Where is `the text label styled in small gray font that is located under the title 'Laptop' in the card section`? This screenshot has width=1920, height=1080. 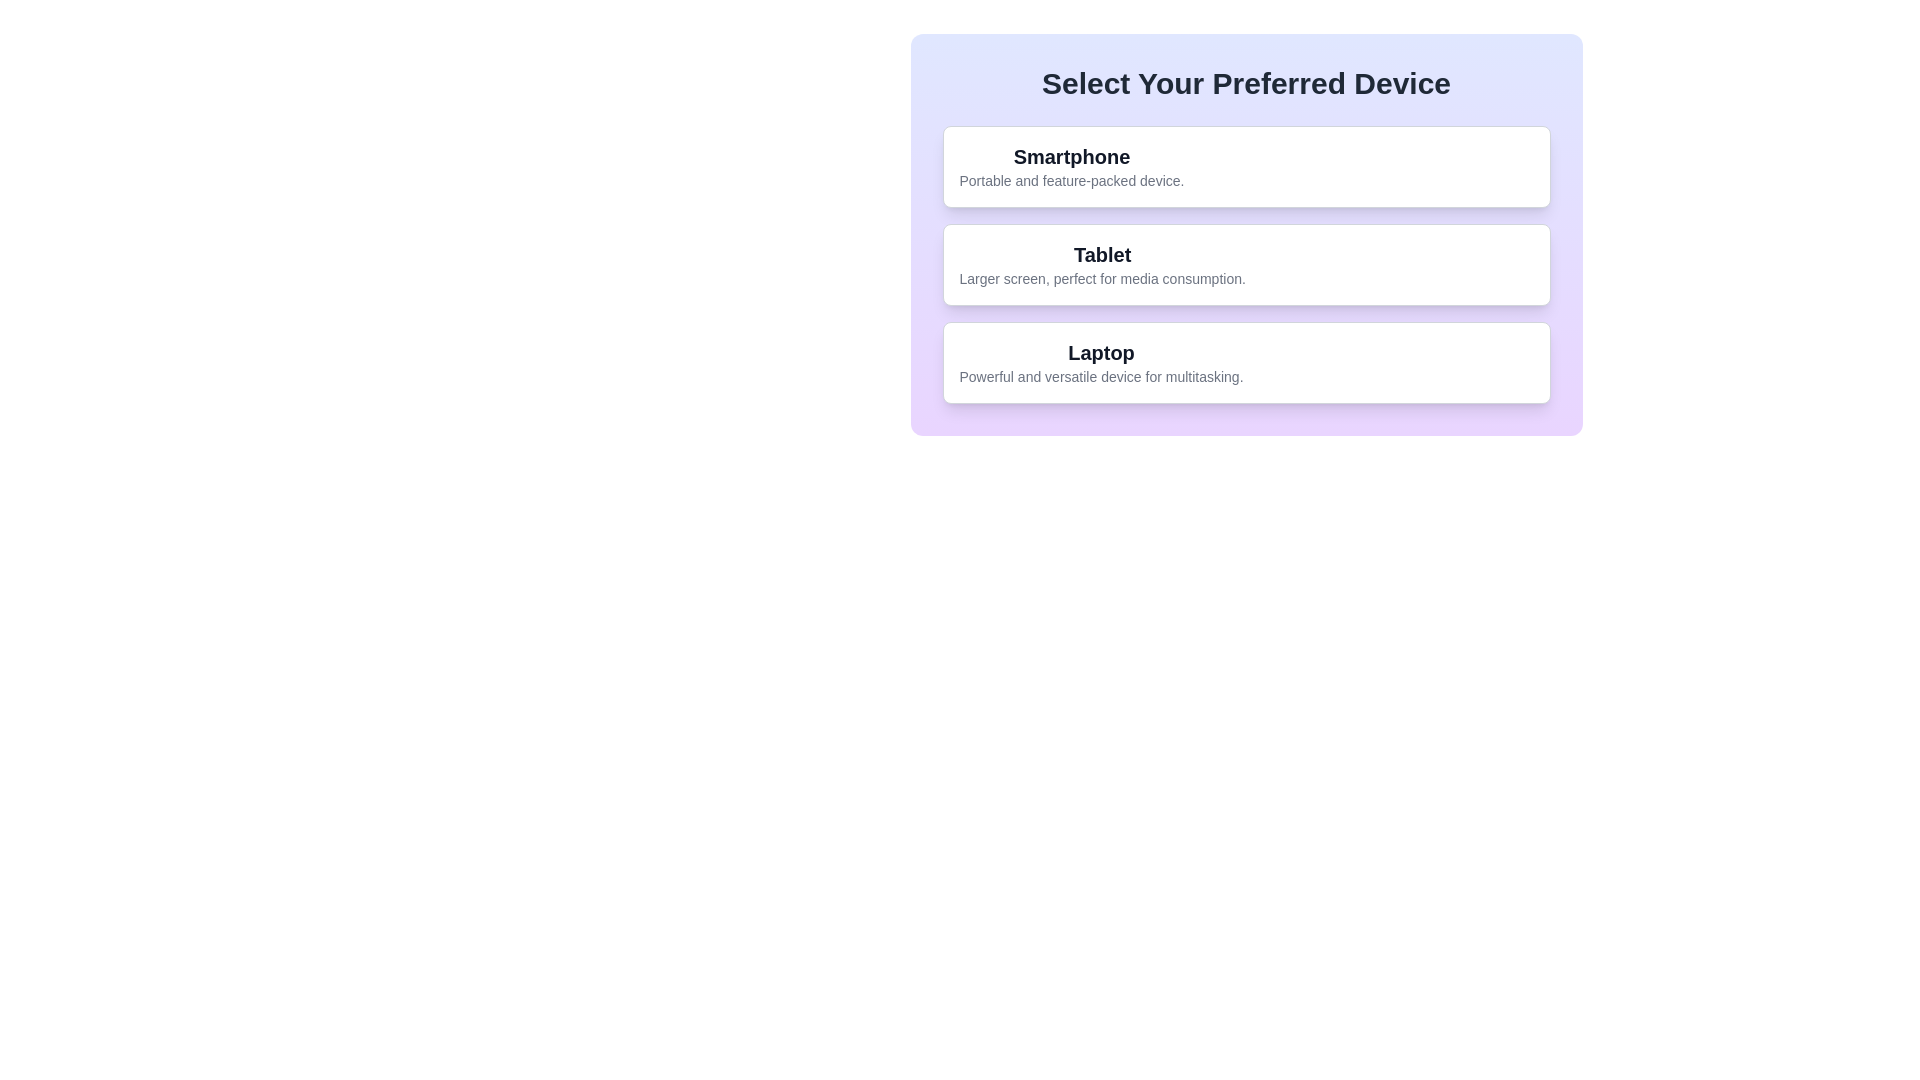
the text label styled in small gray font that is located under the title 'Laptop' in the card section is located at coordinates (1100, 377).